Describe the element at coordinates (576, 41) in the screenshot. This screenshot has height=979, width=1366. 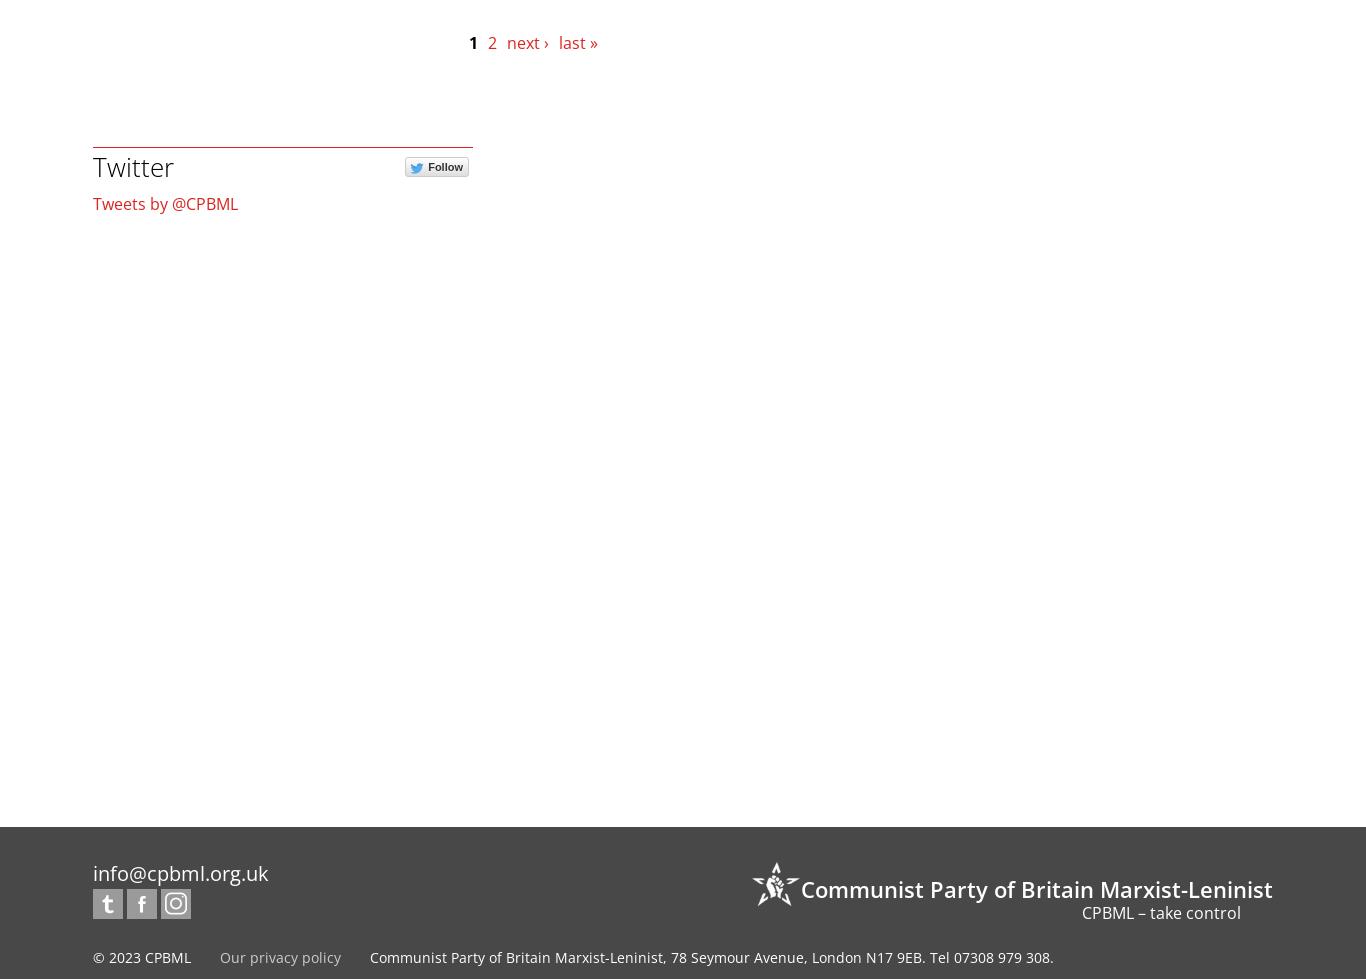
I see `'last »'` at that location.